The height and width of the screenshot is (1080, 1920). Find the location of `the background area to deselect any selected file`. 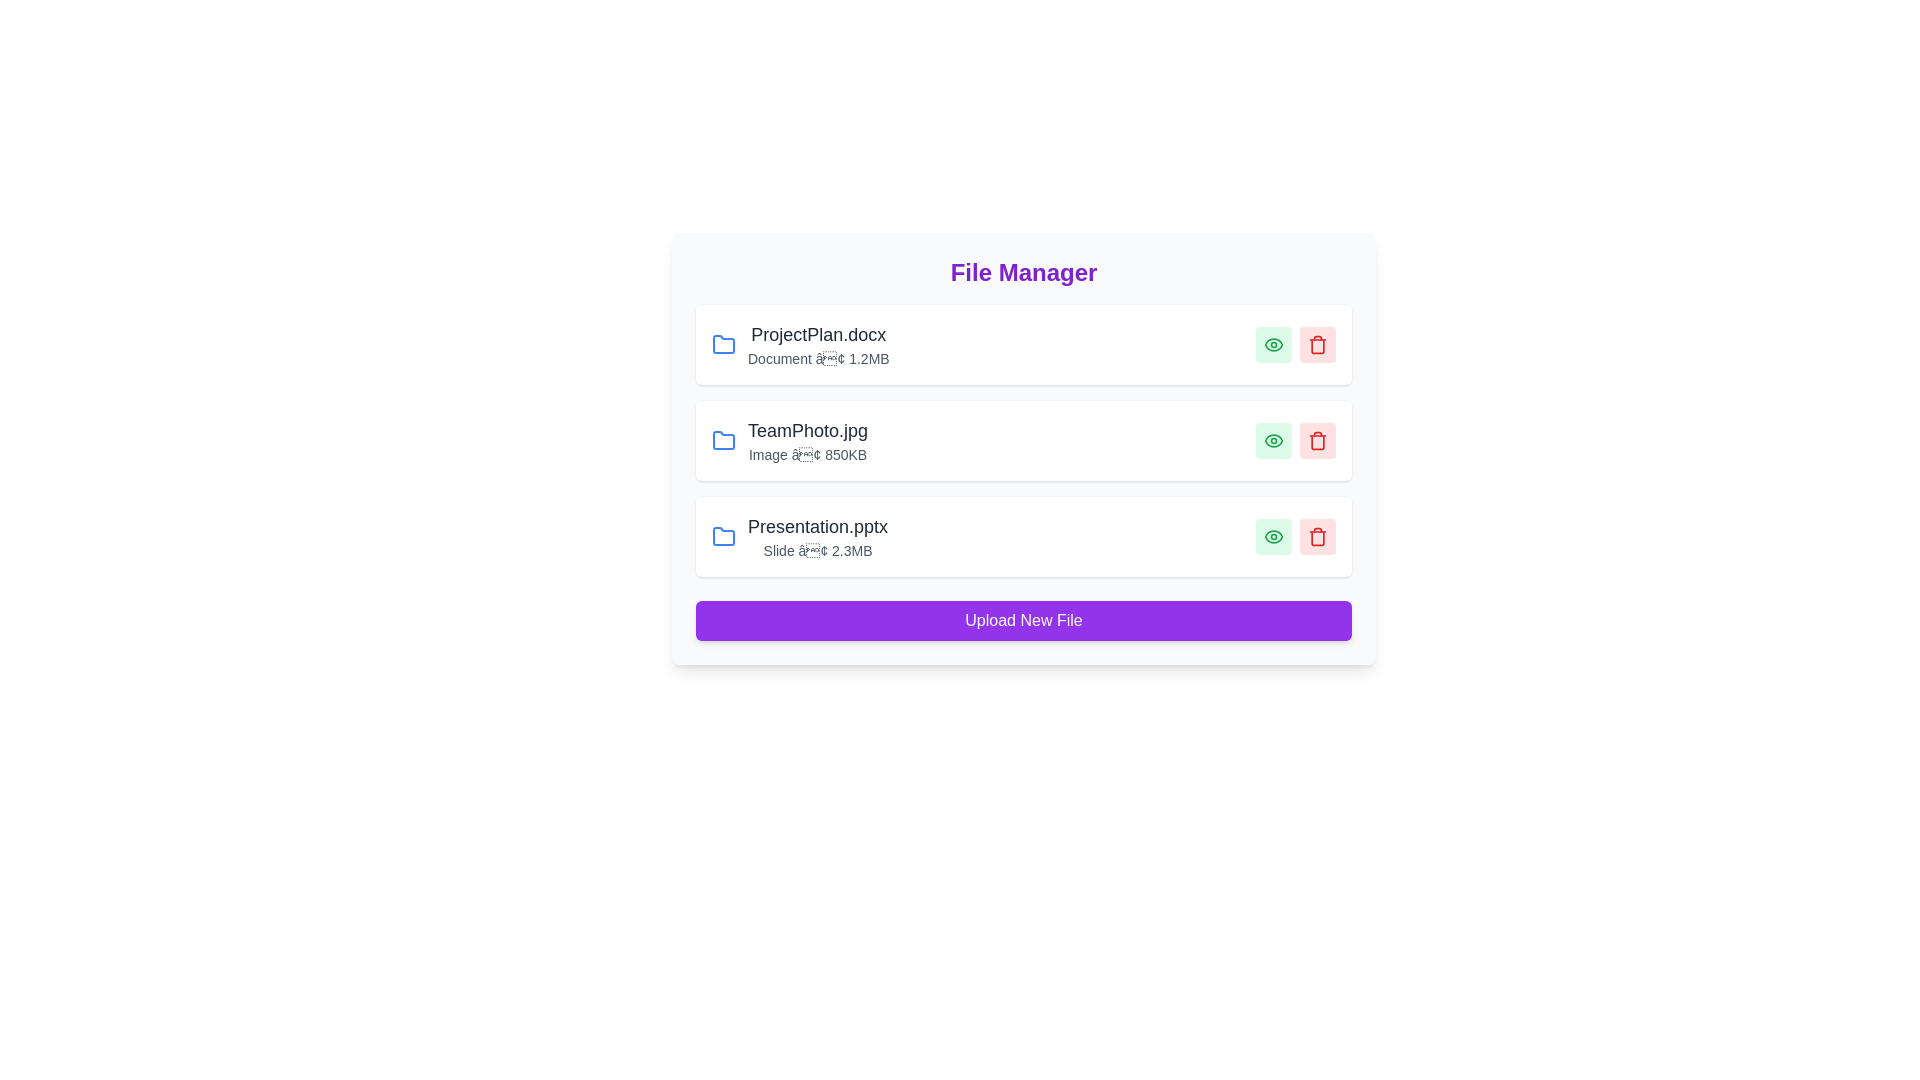

the background area to deselect any selected file is located at coordinates (99, 100).